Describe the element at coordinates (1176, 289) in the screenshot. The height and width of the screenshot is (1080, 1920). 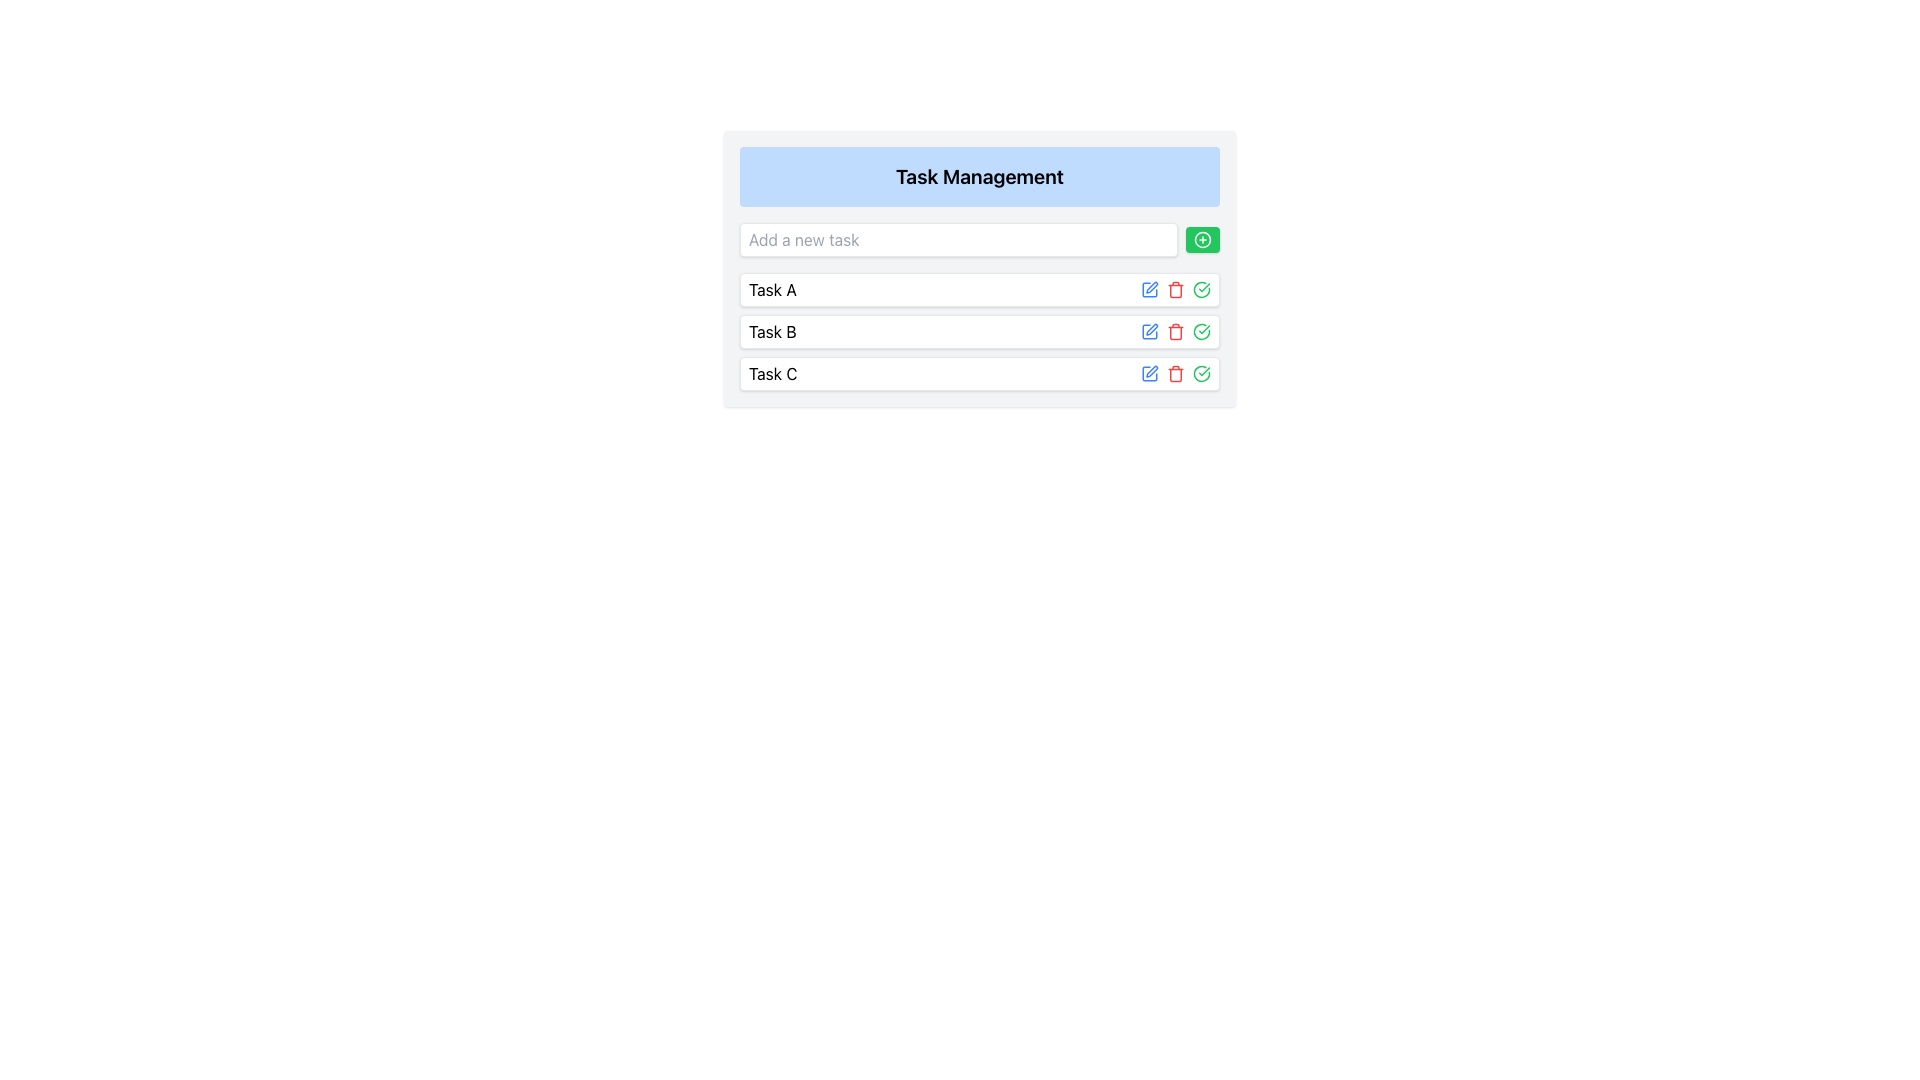
I see `the delete button for 'Task A'` at that location.